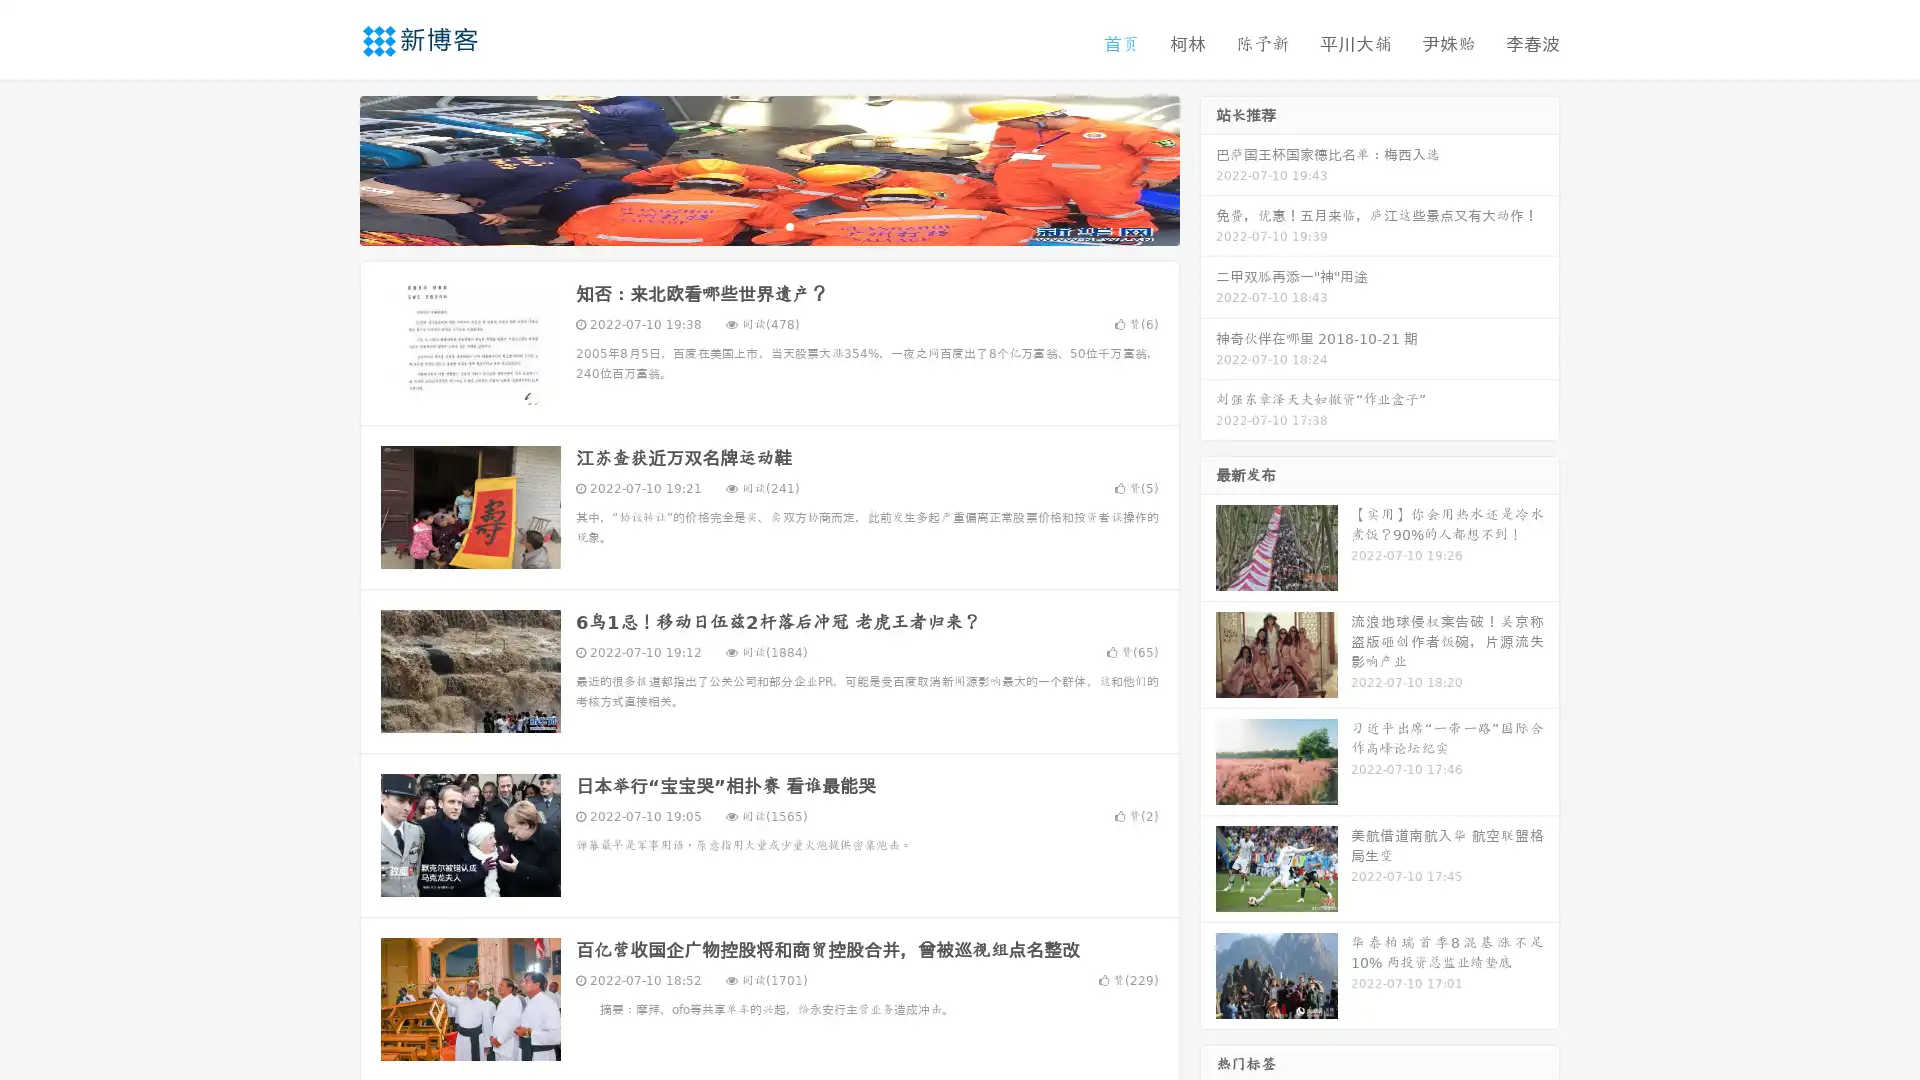 This screenshot has height=1080, width=1920. Describe the element at coordinates (789, 225) in the screenshot. I see `Go to slide 3` at that location.